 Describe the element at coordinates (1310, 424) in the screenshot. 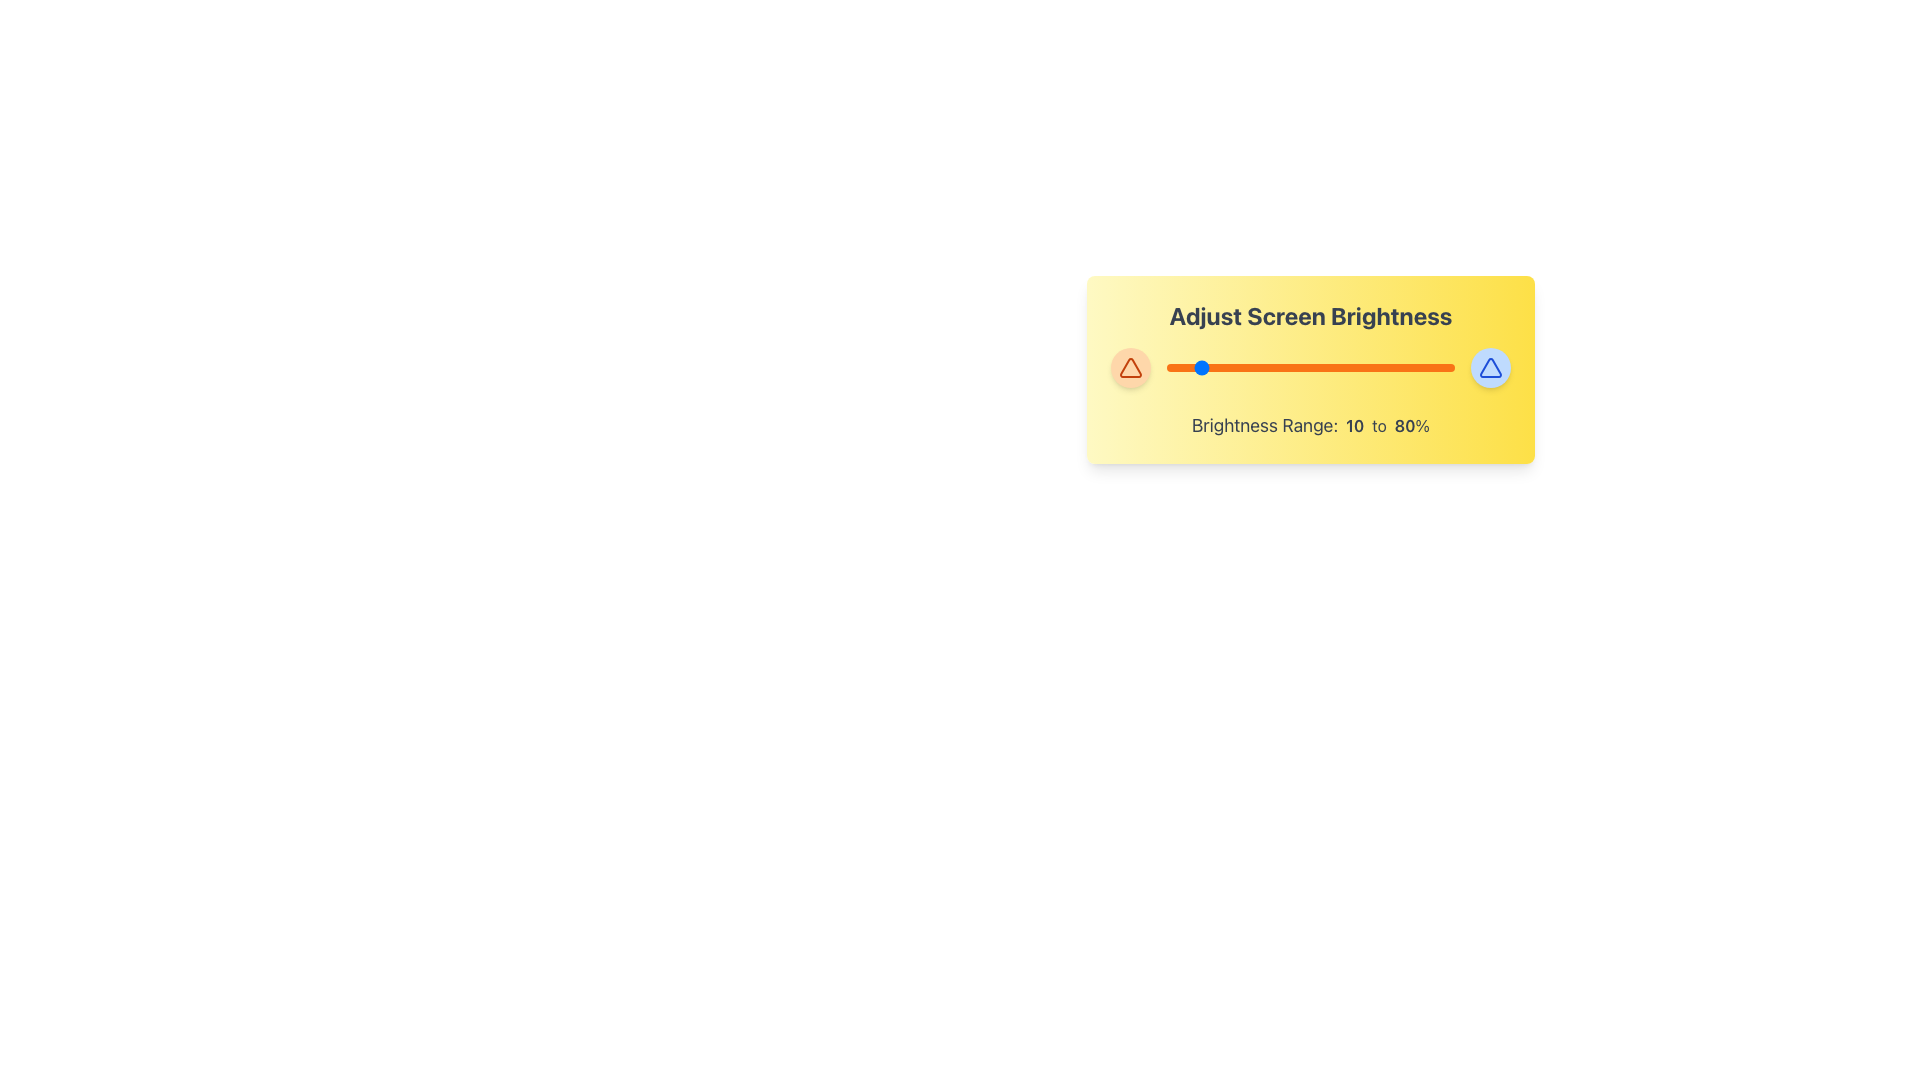

I see `the text label displaying 'Brightness Range: 10 to 80%' located at the center-bottom of the yellow-themed card layout, beneath the horizontal slider` at that location.